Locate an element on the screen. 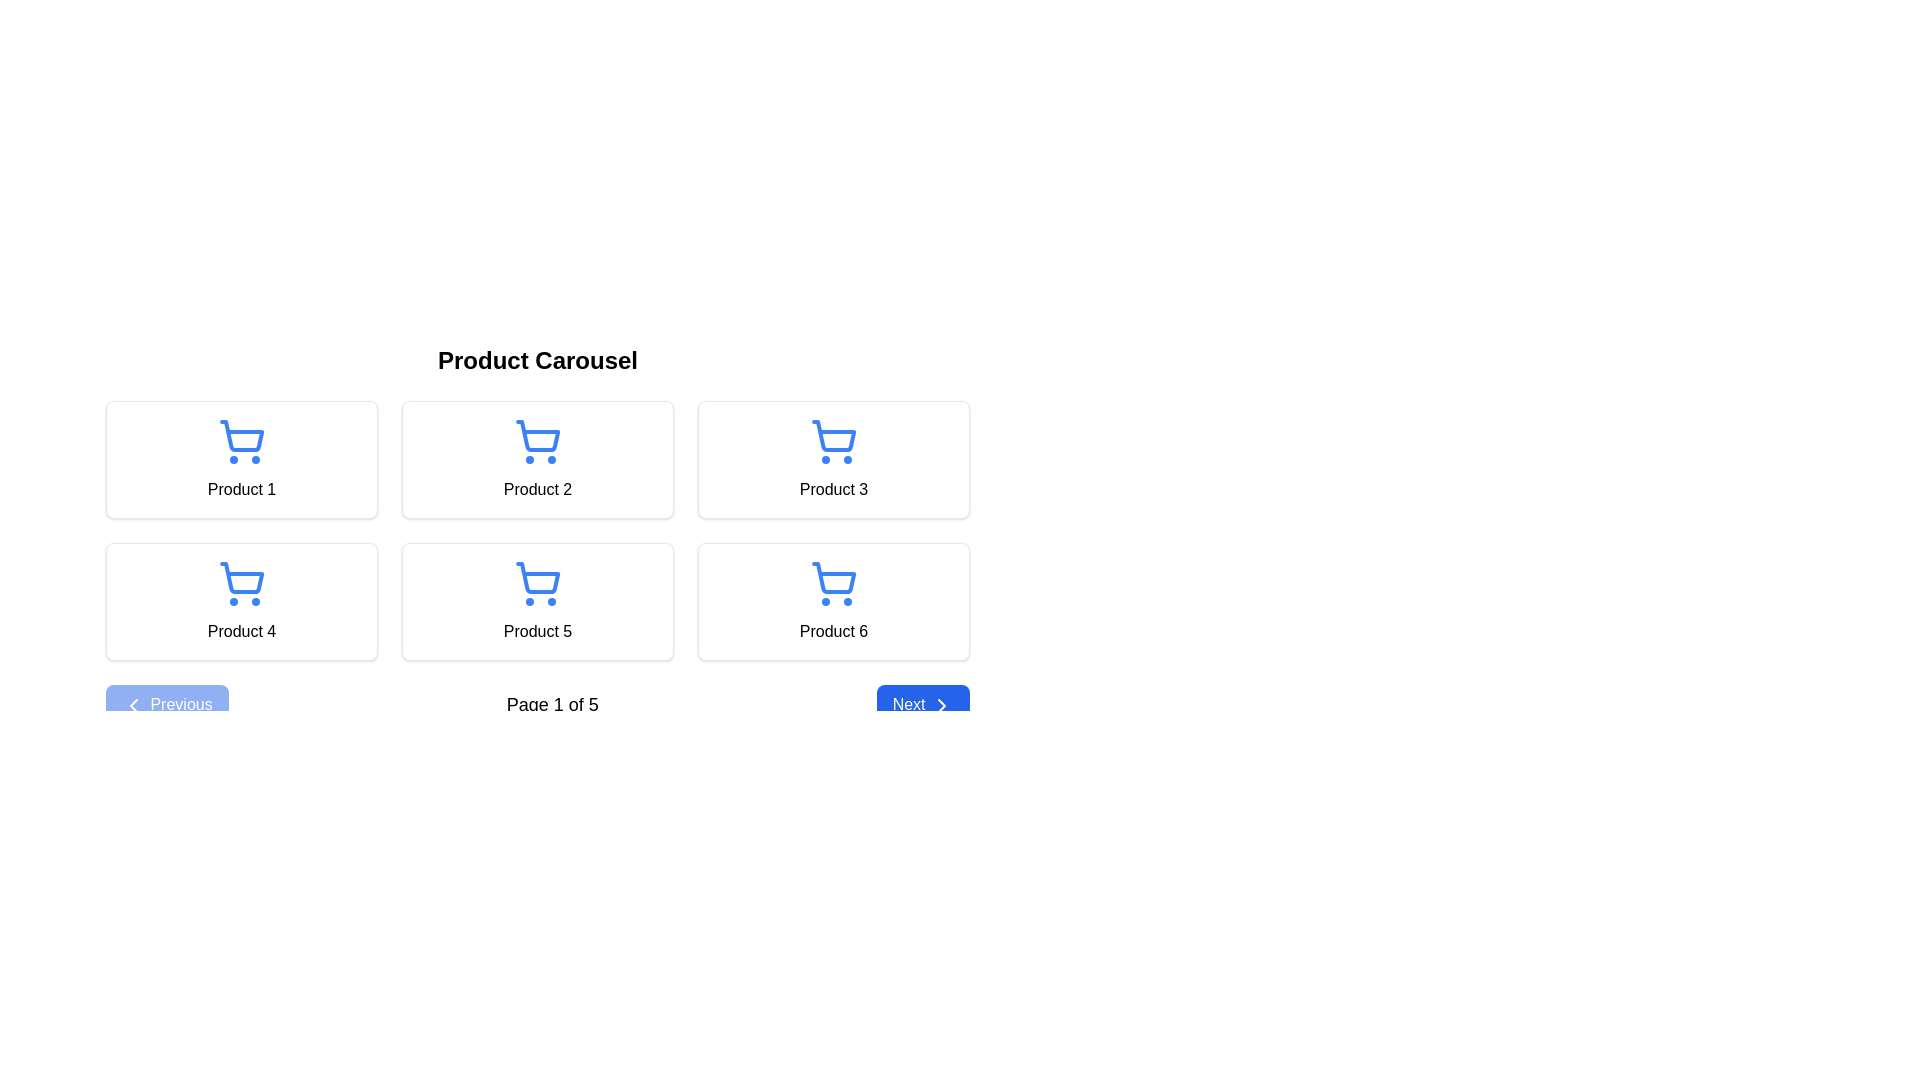  the shopping cart icon located at the top of the 'Product 3' card in the grid layout, which serves is located at coordinates (834, 441).